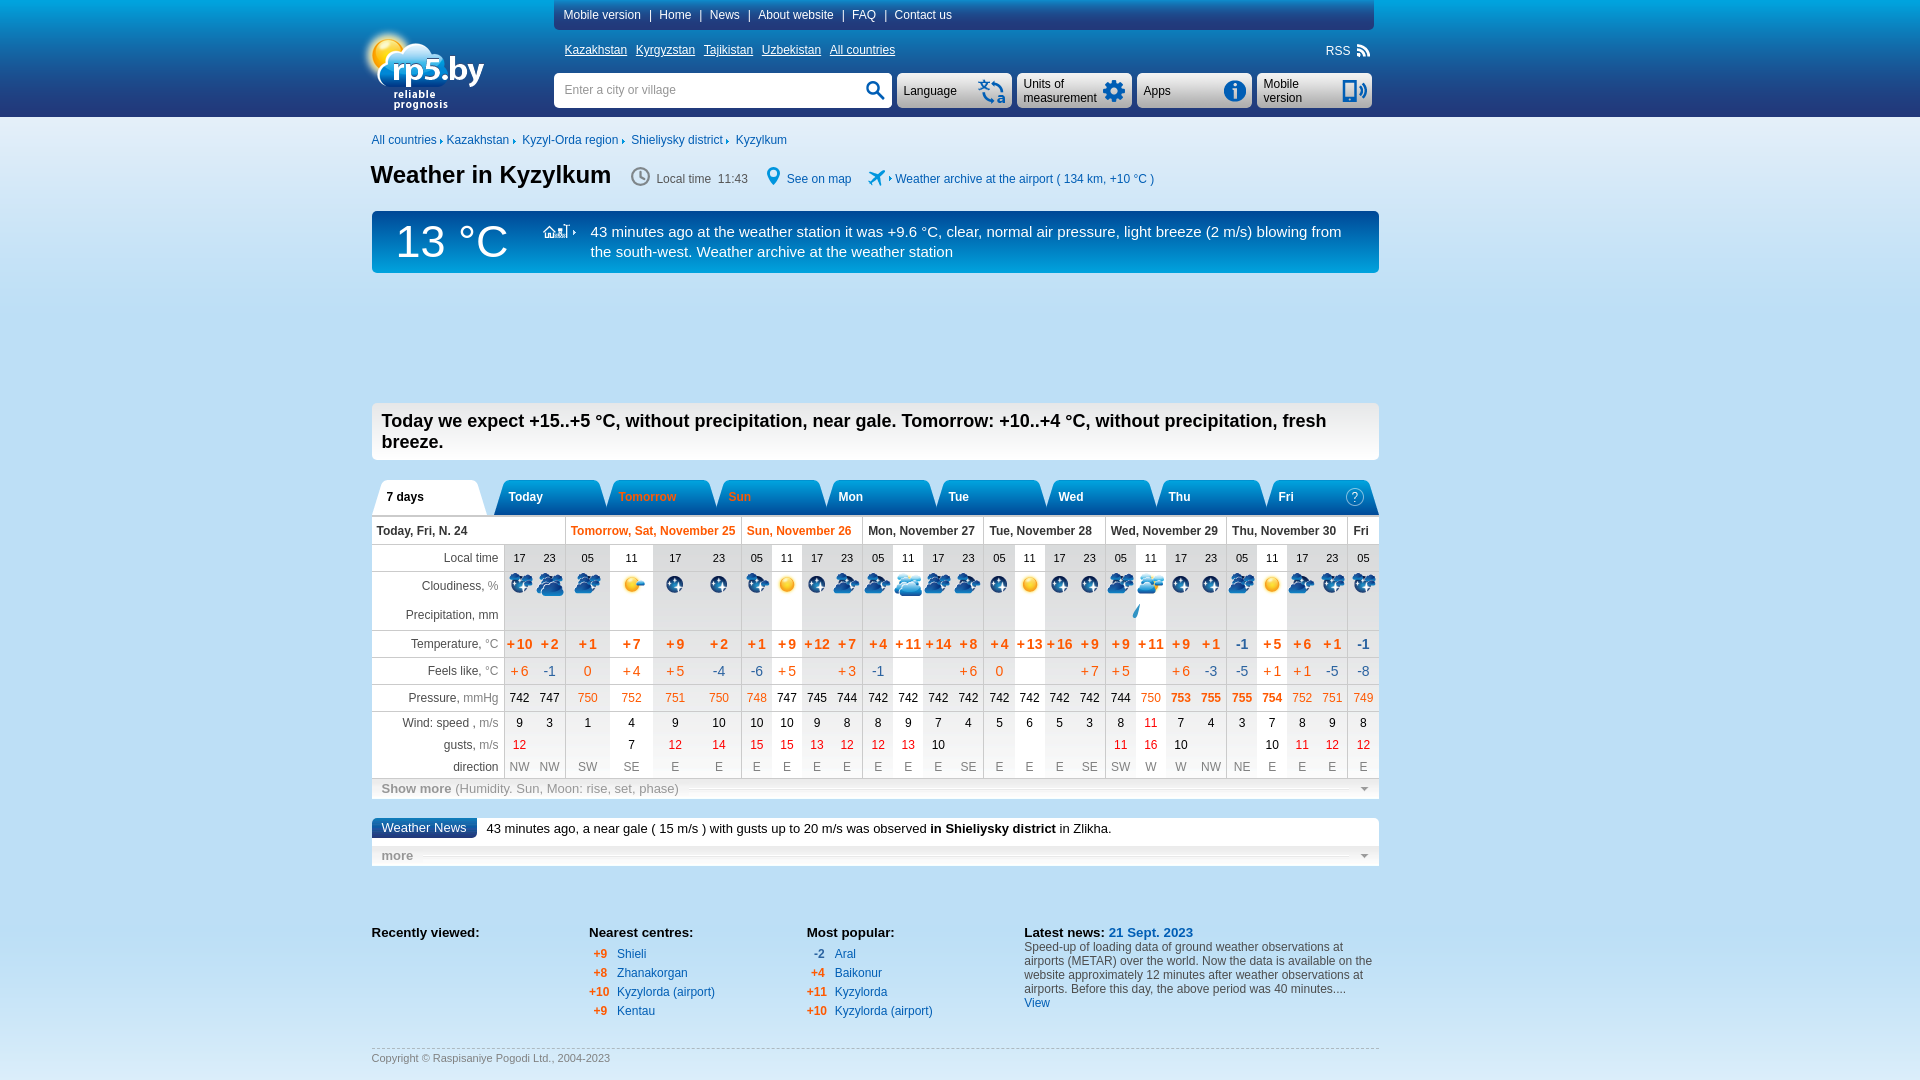  Describe the element at coordinates (924, 15) in the screenshot. I see `'Contact us'` at that location.